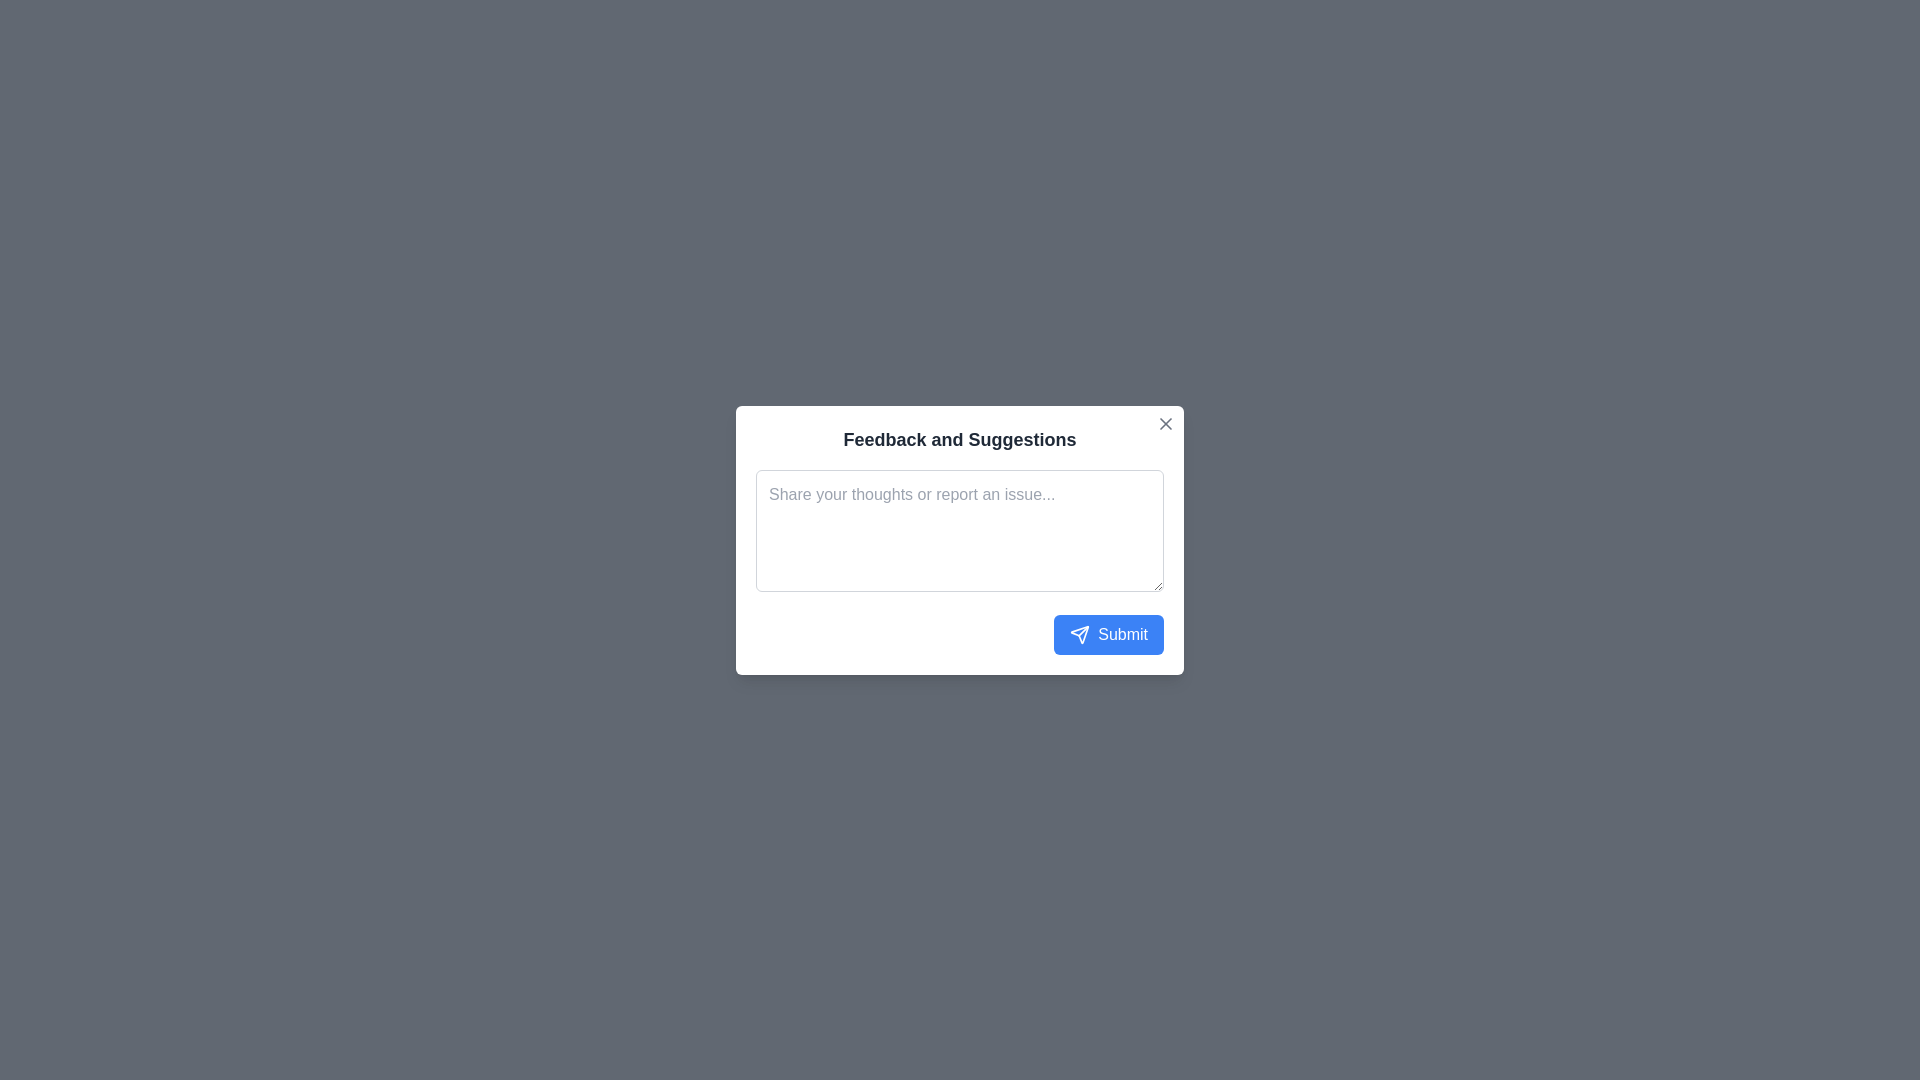 This screenshot has height=1080, width=1920. What do you see at coordinates (1107, 633) in the screenshot?
I see `submit button to send feedback` at bounding box center [1107, 633].